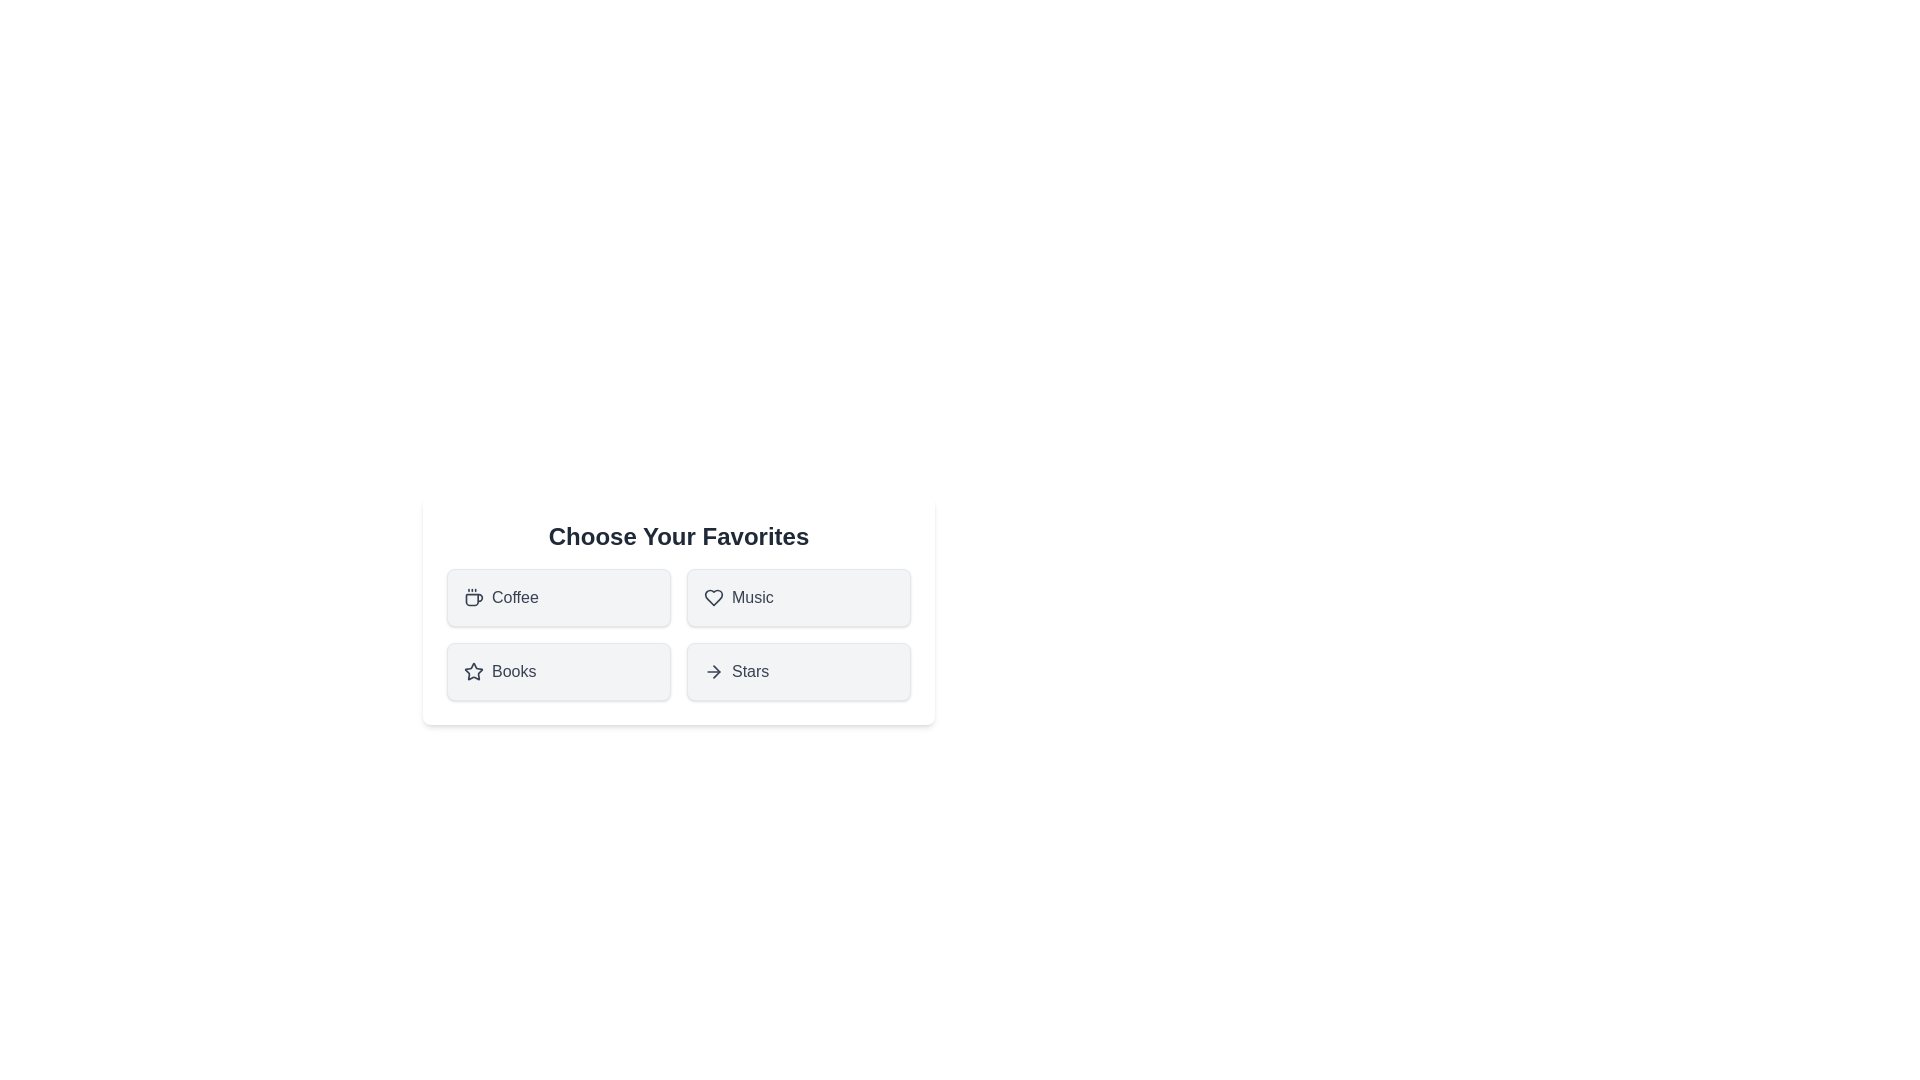 Image resolution: width=1920 pixels, height=1080 pixels. What do you see at coordinates (473, 671) in the screenshot?
I see `the star-shaped icon in the 'Choose Your Favorites' selection interface, located at the bottom-right, which serves as an interactive indicator for selection or rating` at bounding box center [473, 671].